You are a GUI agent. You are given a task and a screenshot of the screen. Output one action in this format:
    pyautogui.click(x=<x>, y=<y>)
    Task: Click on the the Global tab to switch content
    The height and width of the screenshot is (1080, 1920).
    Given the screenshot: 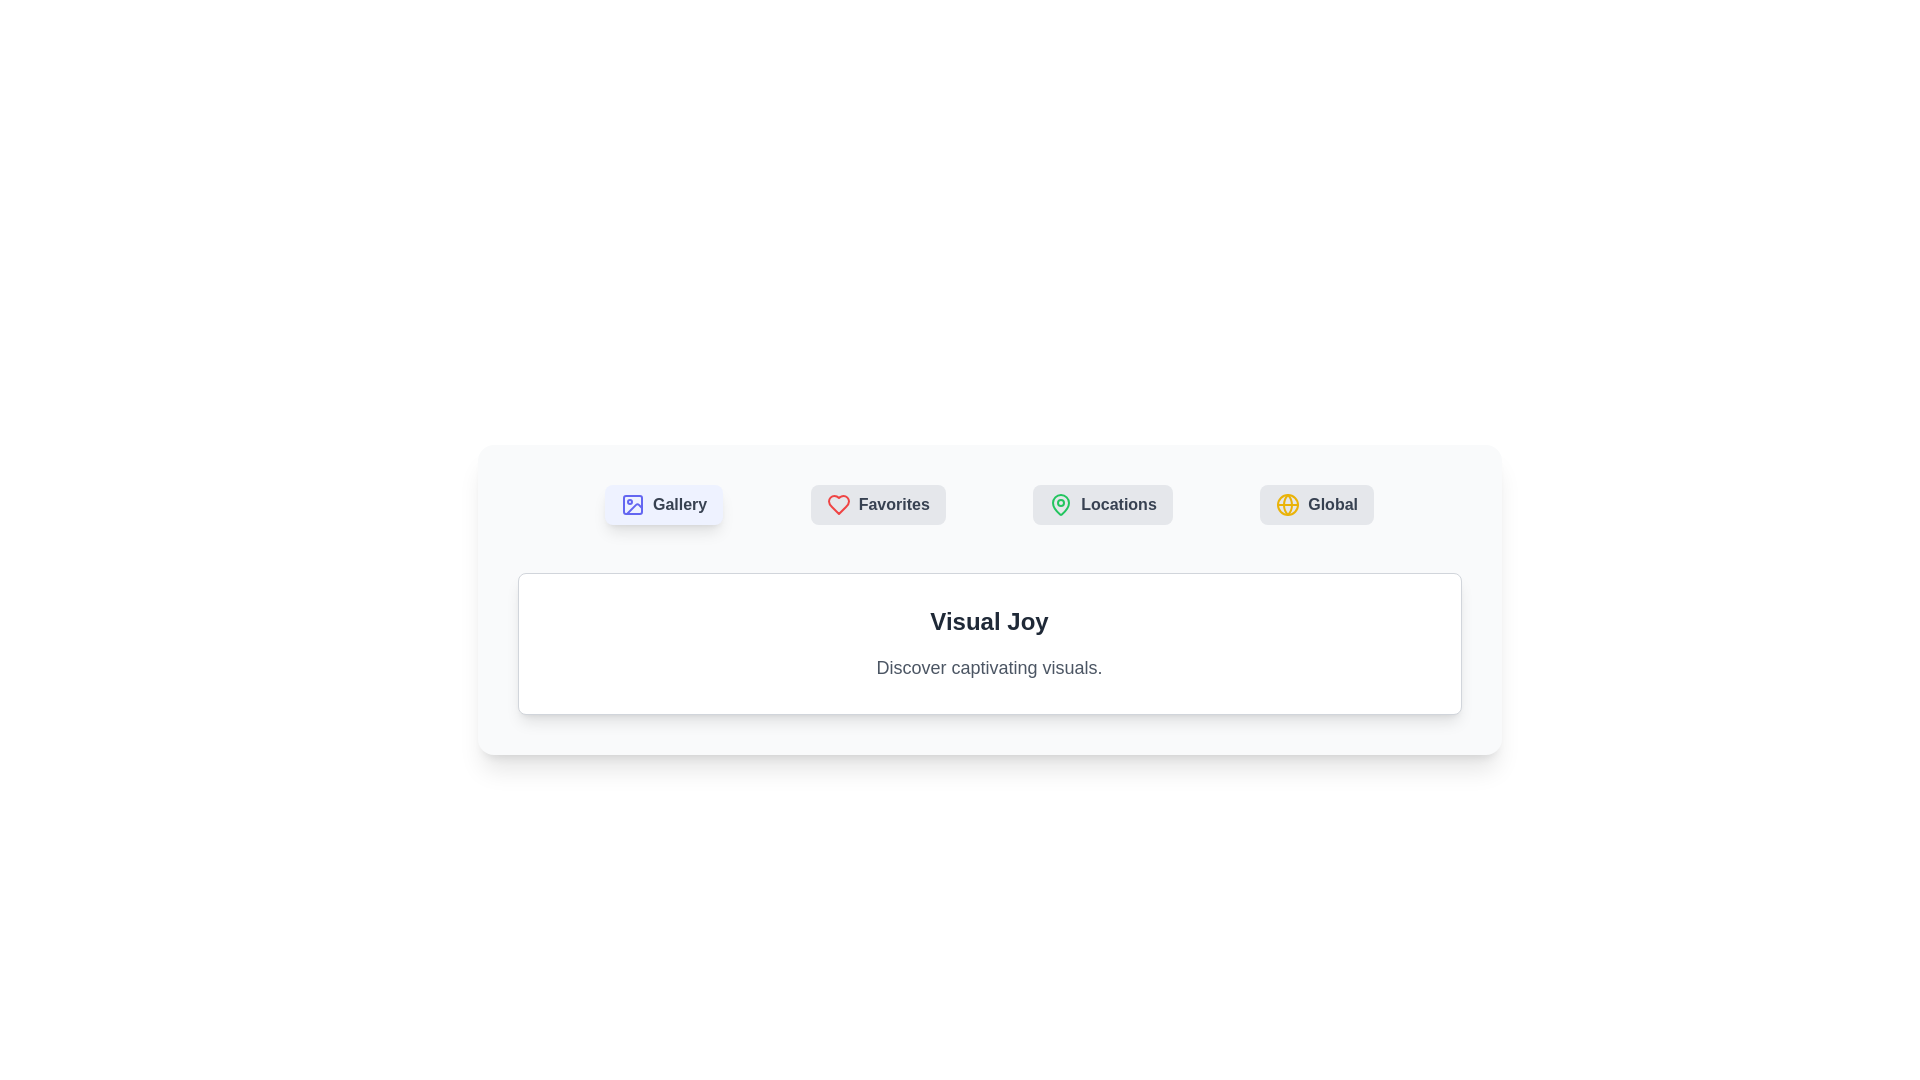 What is the action you would take?
    pyautogui.click(x=1317, y=504)
    